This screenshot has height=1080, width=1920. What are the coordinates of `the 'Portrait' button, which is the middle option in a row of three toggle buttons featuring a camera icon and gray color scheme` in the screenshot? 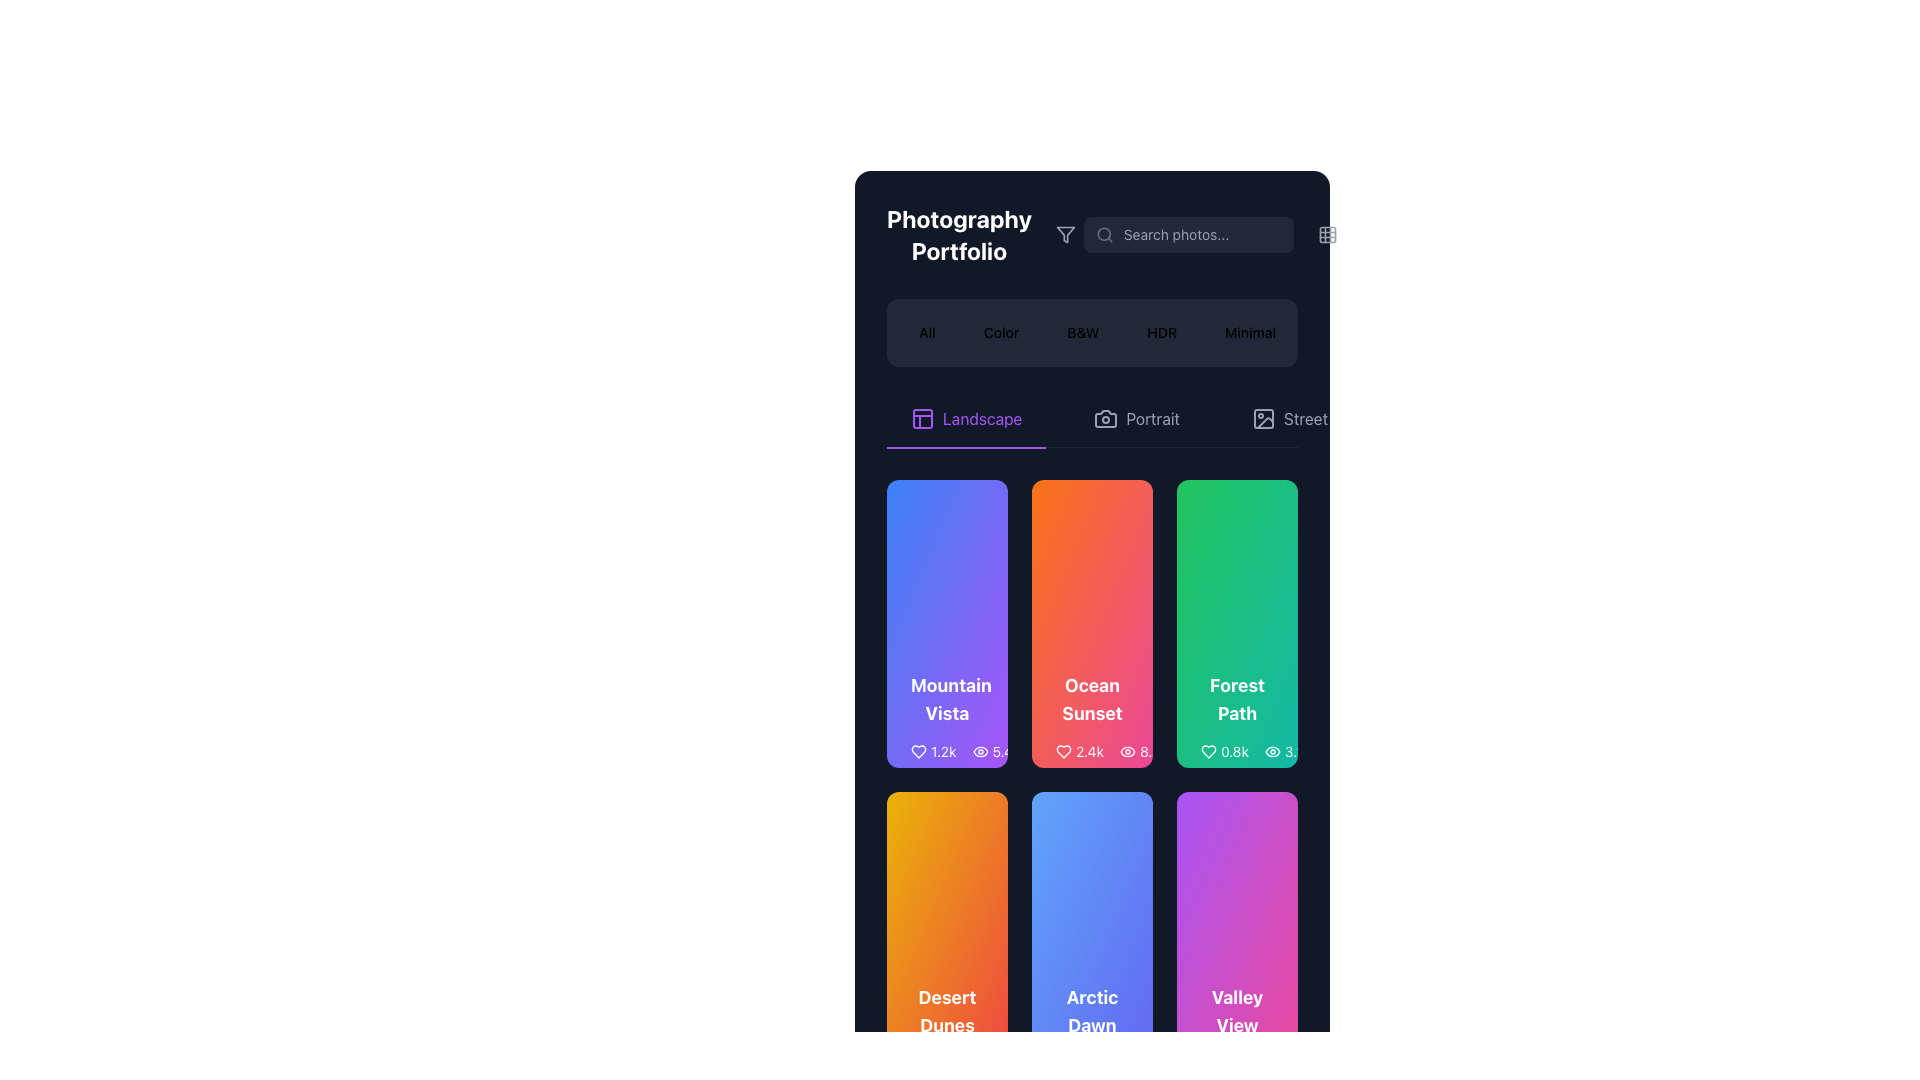 It's located at (1137, 418).